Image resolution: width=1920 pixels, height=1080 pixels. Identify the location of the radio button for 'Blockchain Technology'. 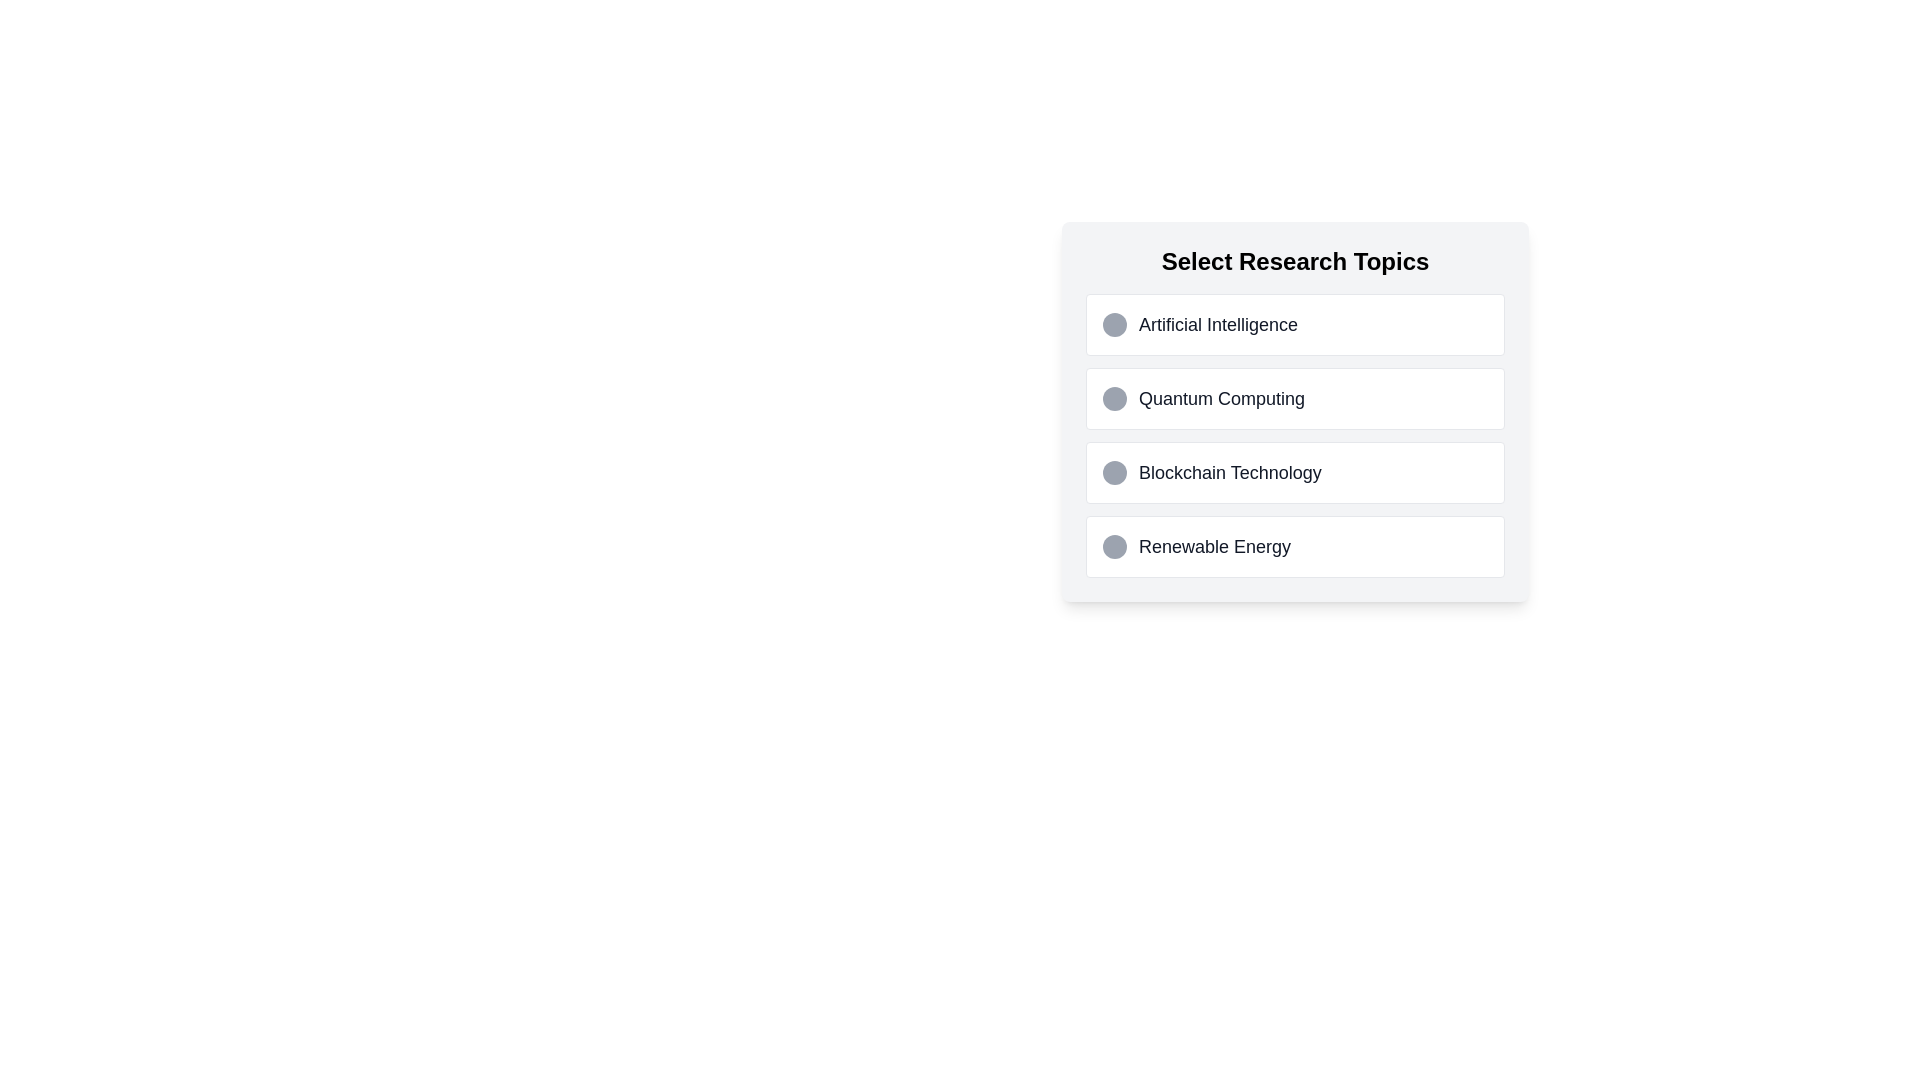
(1113, 473).